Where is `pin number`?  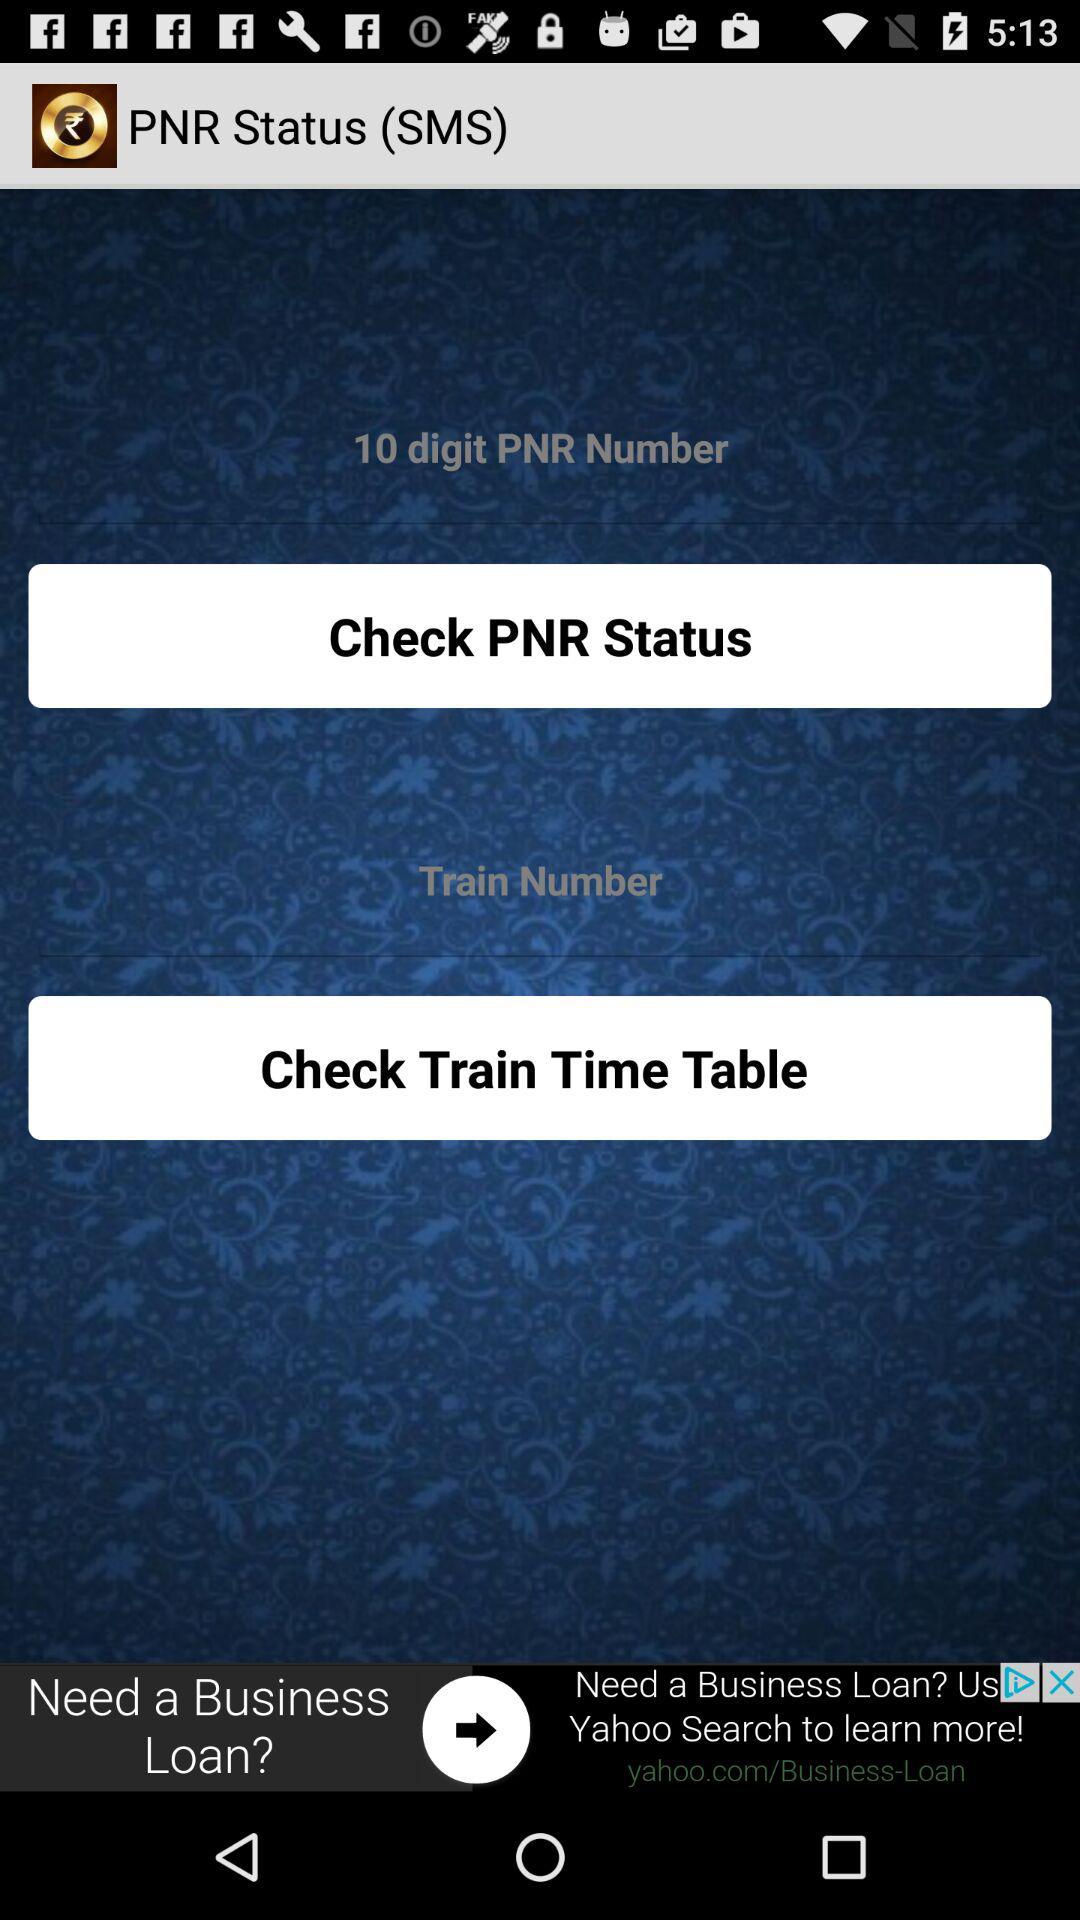 pin number is located at coordinates (540, 447).